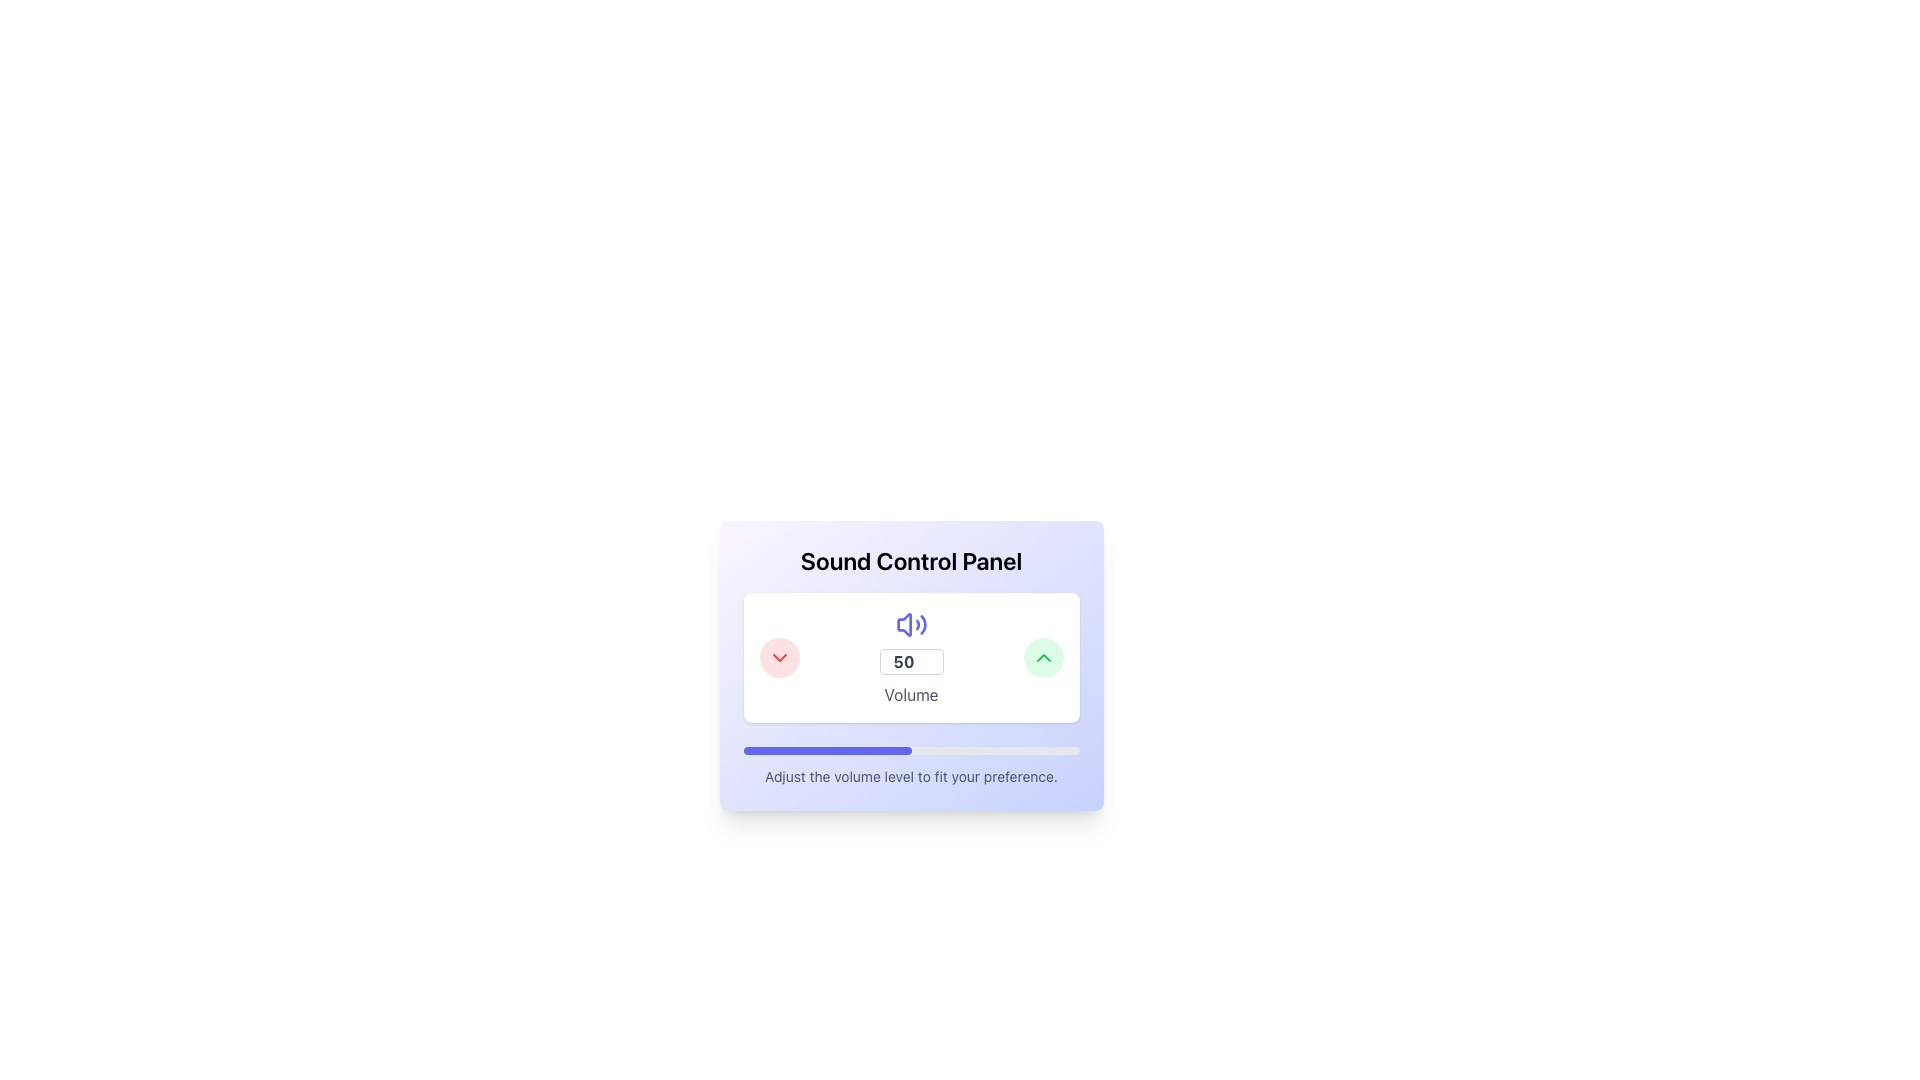 The height and width of the screenshot is (1080, 1920). I want to click on the circular green button with an upward chevron icon located in the top-right part of the white box, adjacent to the 'Volume' input field, to increase the volume, so click(1042, 658).